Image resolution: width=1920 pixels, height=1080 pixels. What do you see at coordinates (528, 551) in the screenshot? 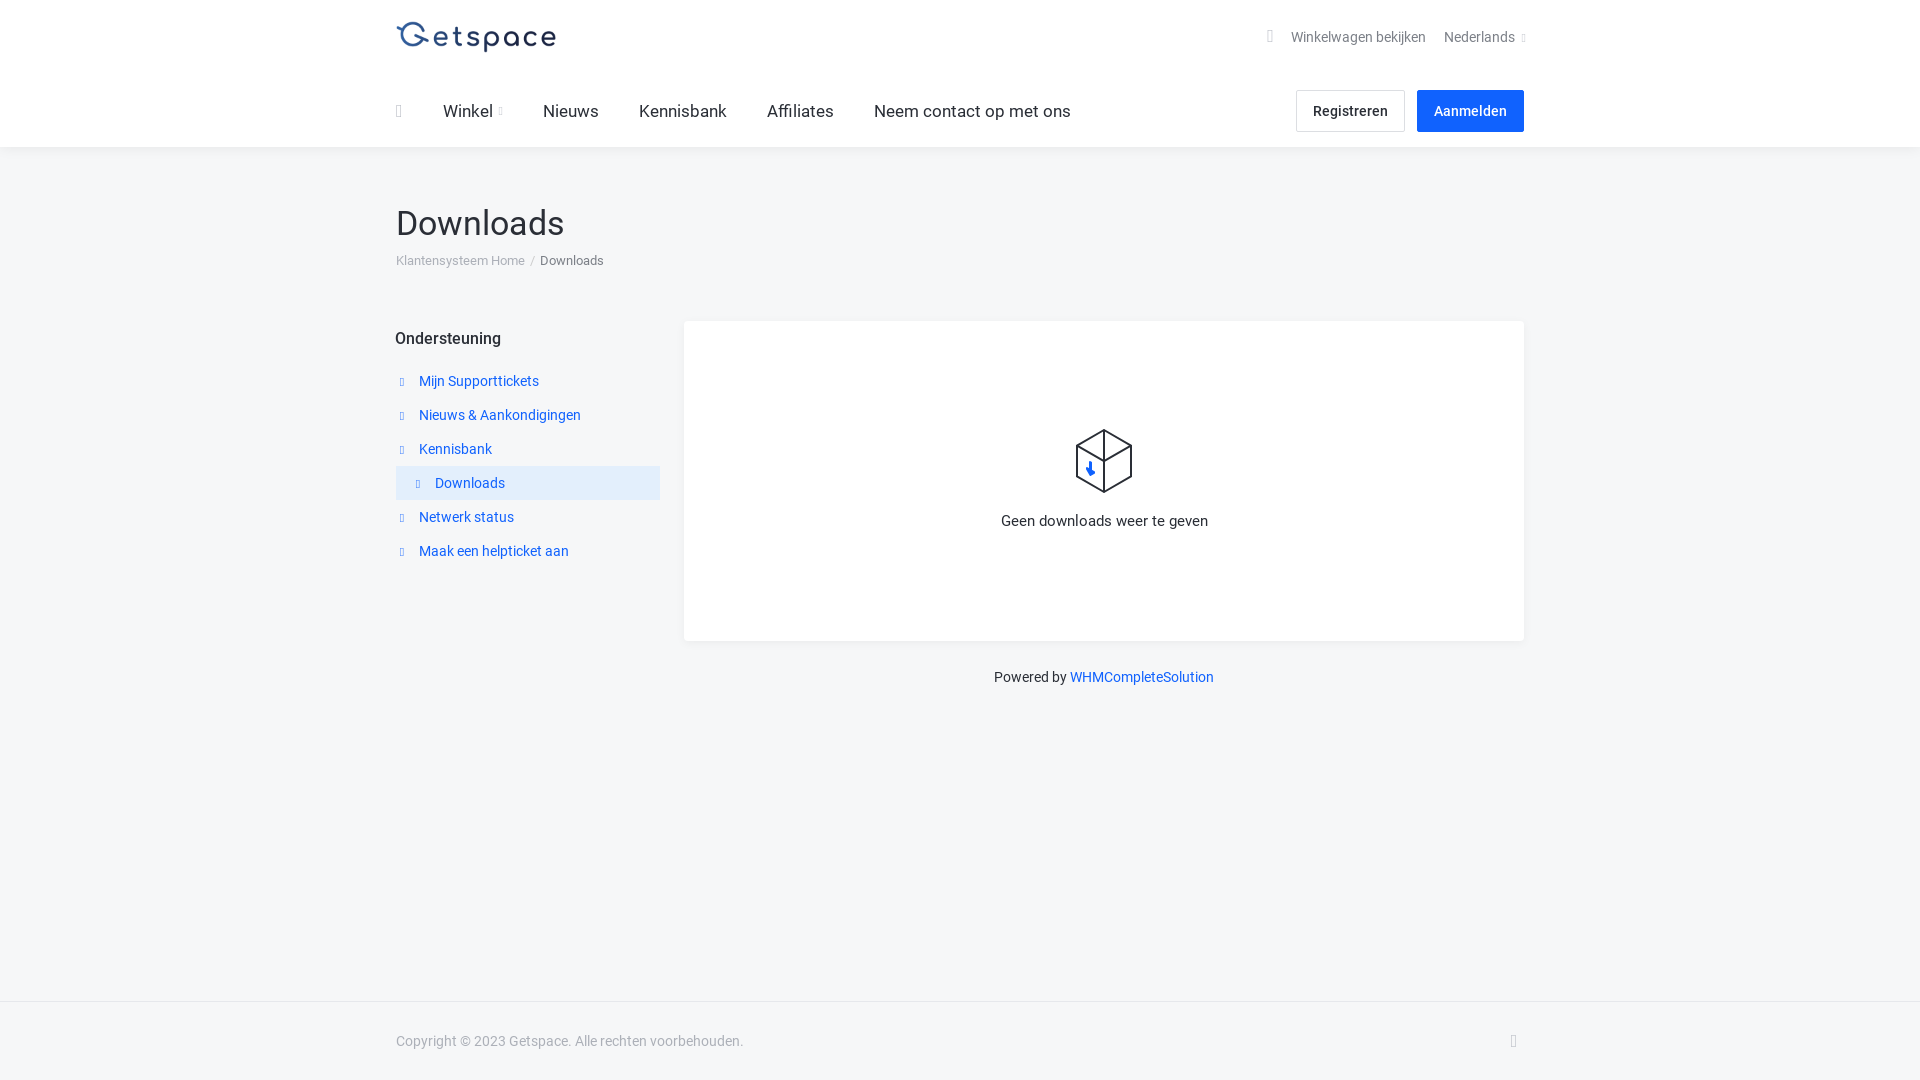
I see `'Maak een helpticket aan'` at bounding box center [528, 551].